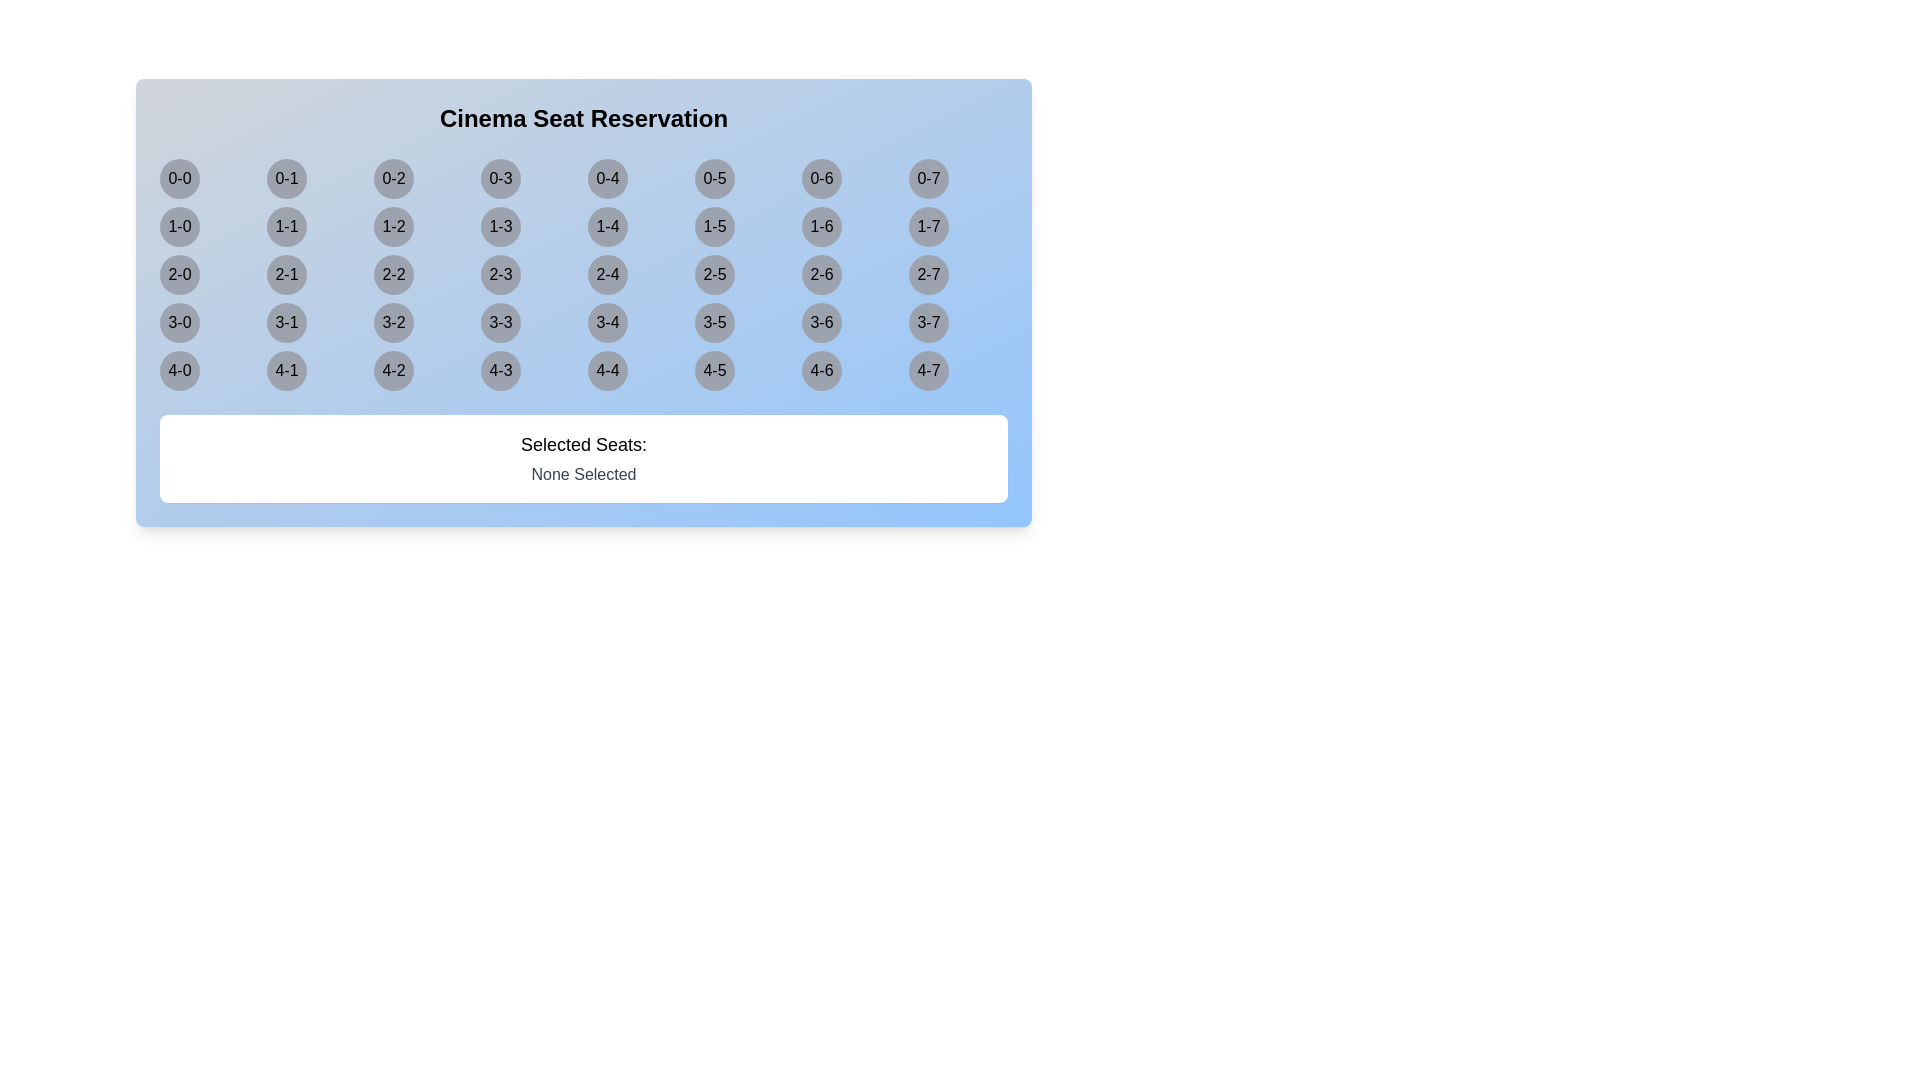  What do you see at coordinates (286, 370) in the screenshot?
I see `the circular button labeled '4-1' with a gray background` at bounding box center [286, 370].